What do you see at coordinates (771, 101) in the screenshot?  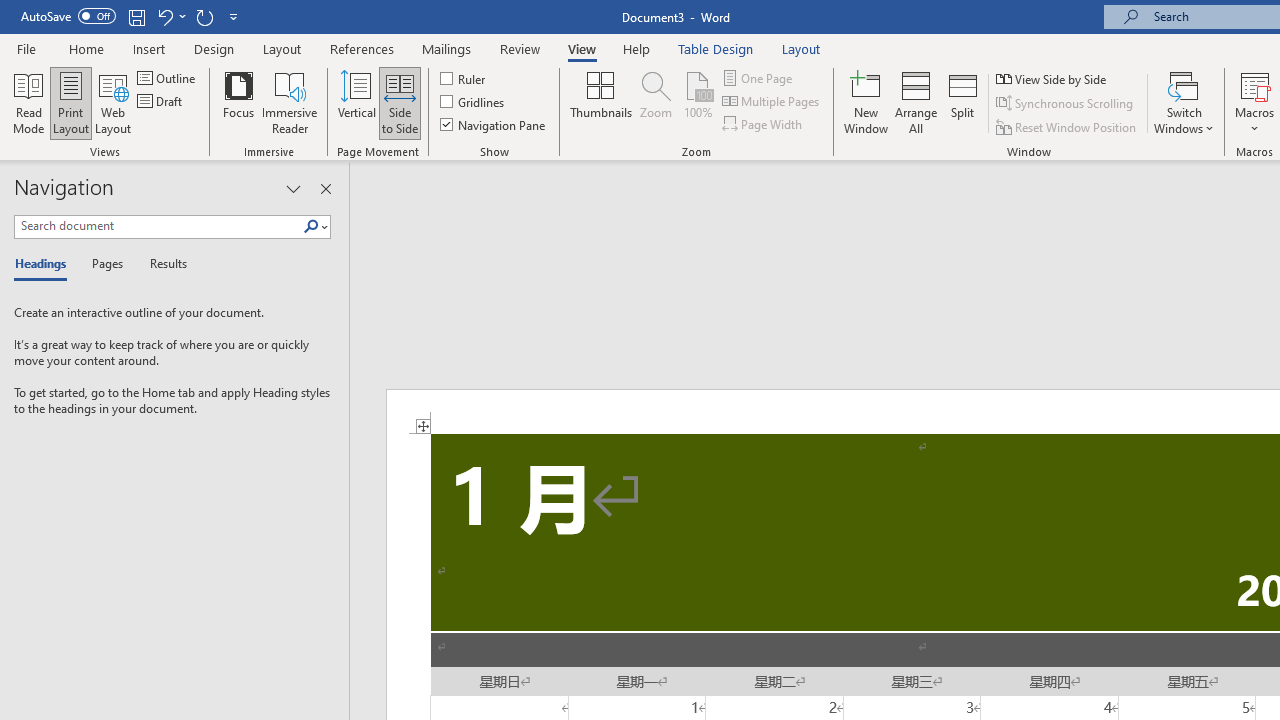 I see `'Multiple Pages'` at bounding box center [771, 101].